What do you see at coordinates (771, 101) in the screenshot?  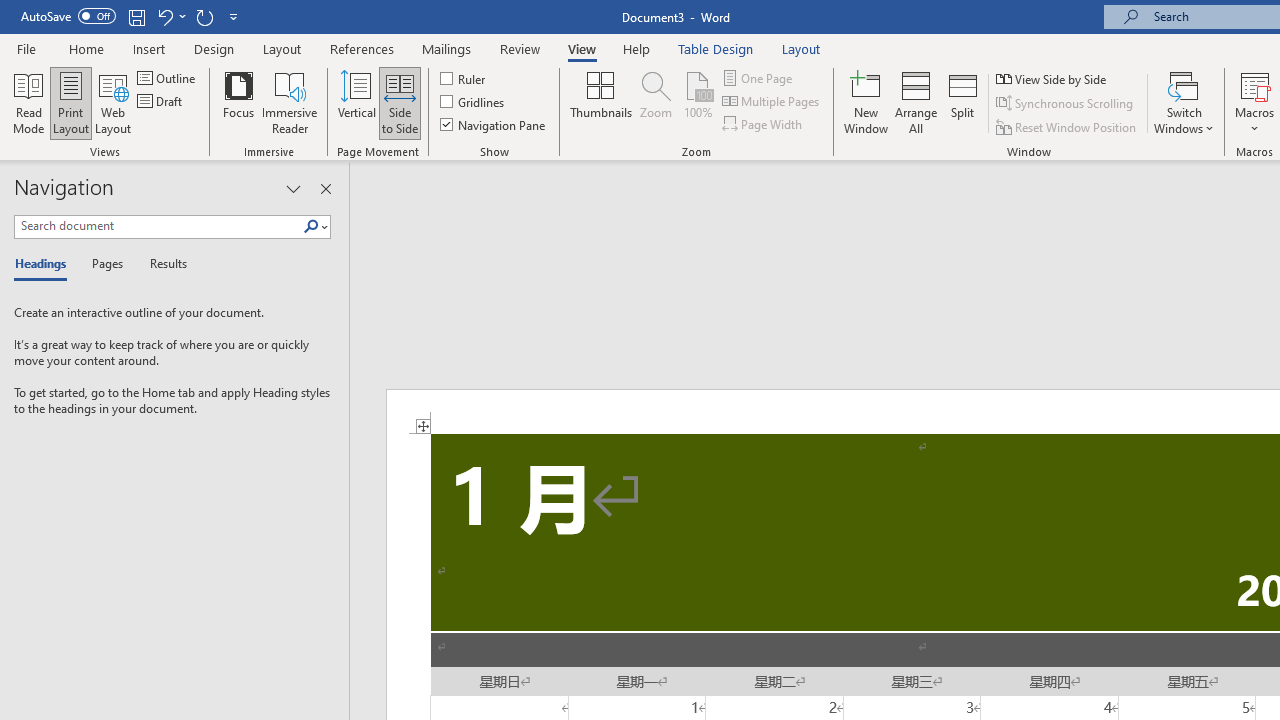 I see `'Multiple Pages'` at bounding box center [771, 101].